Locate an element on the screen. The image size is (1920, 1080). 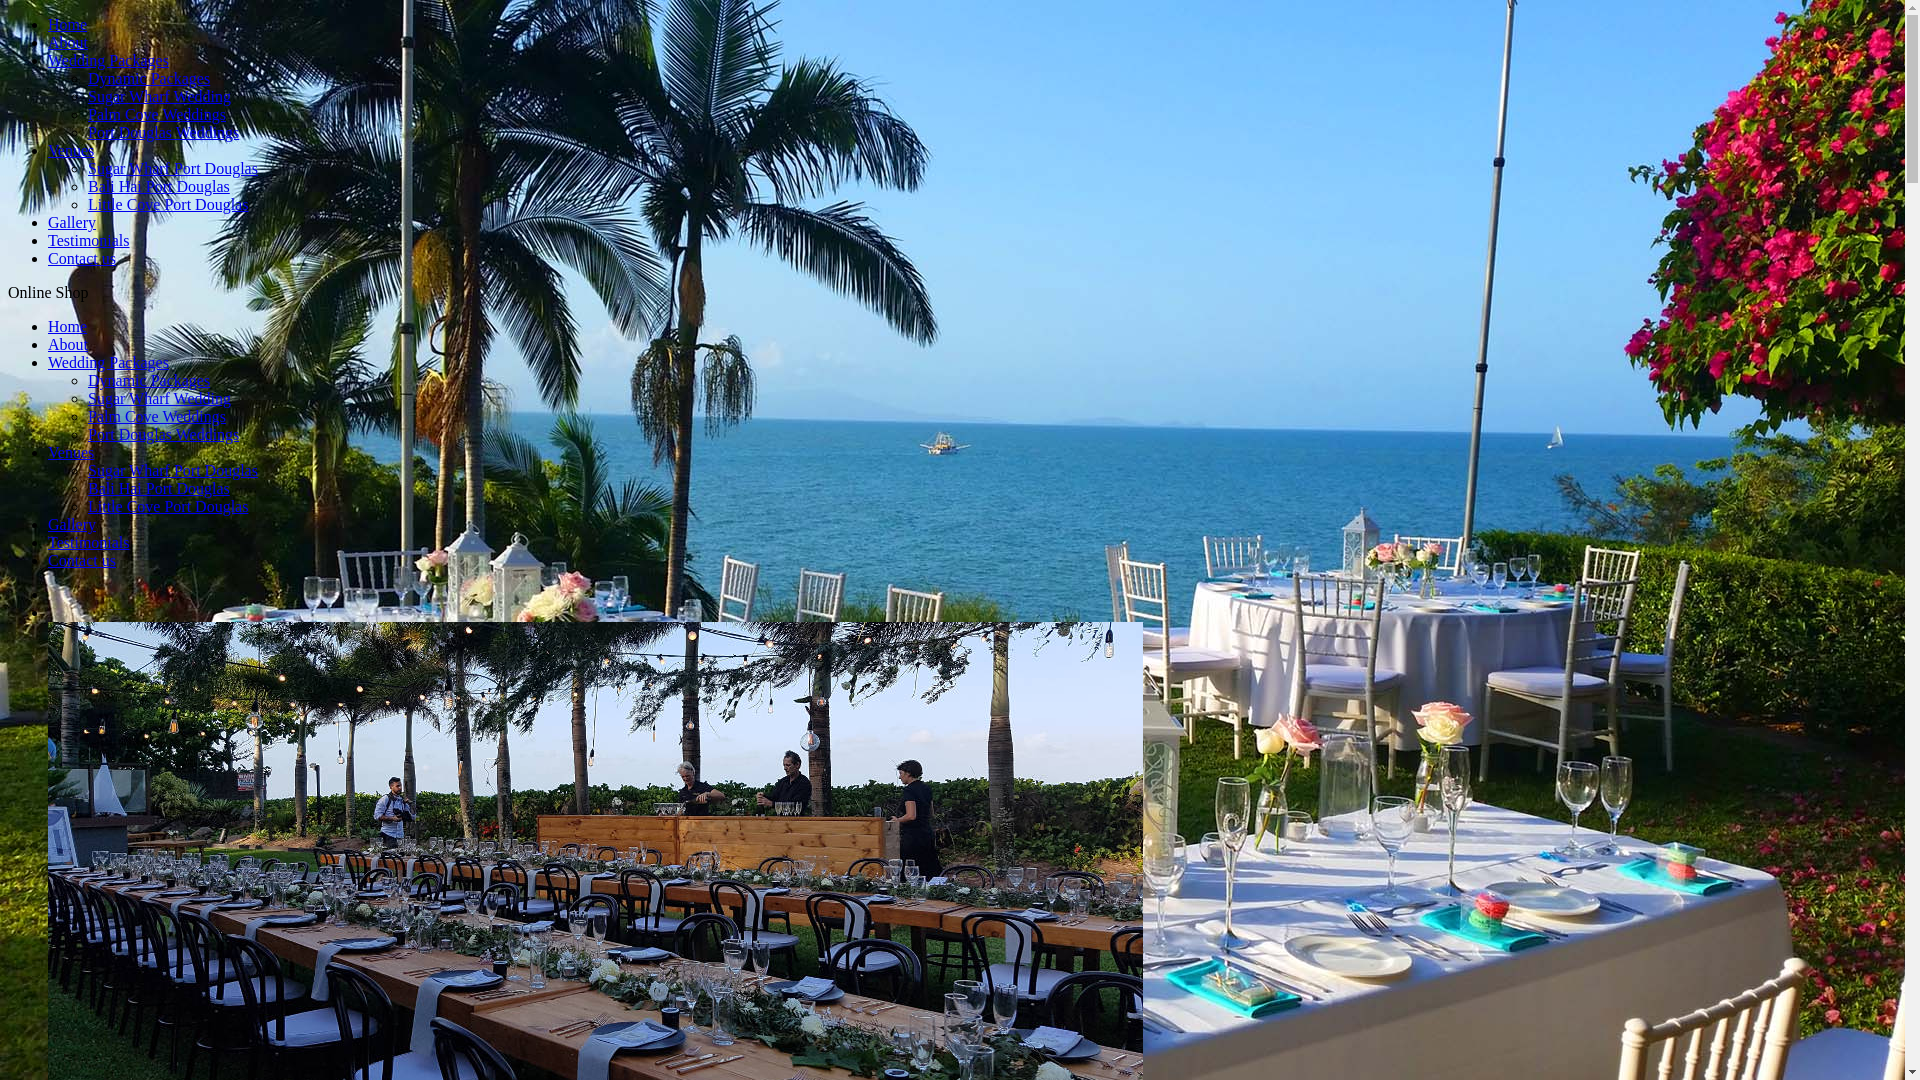
'Little Cove Port Douglas' is located at coordinates (168, 505).